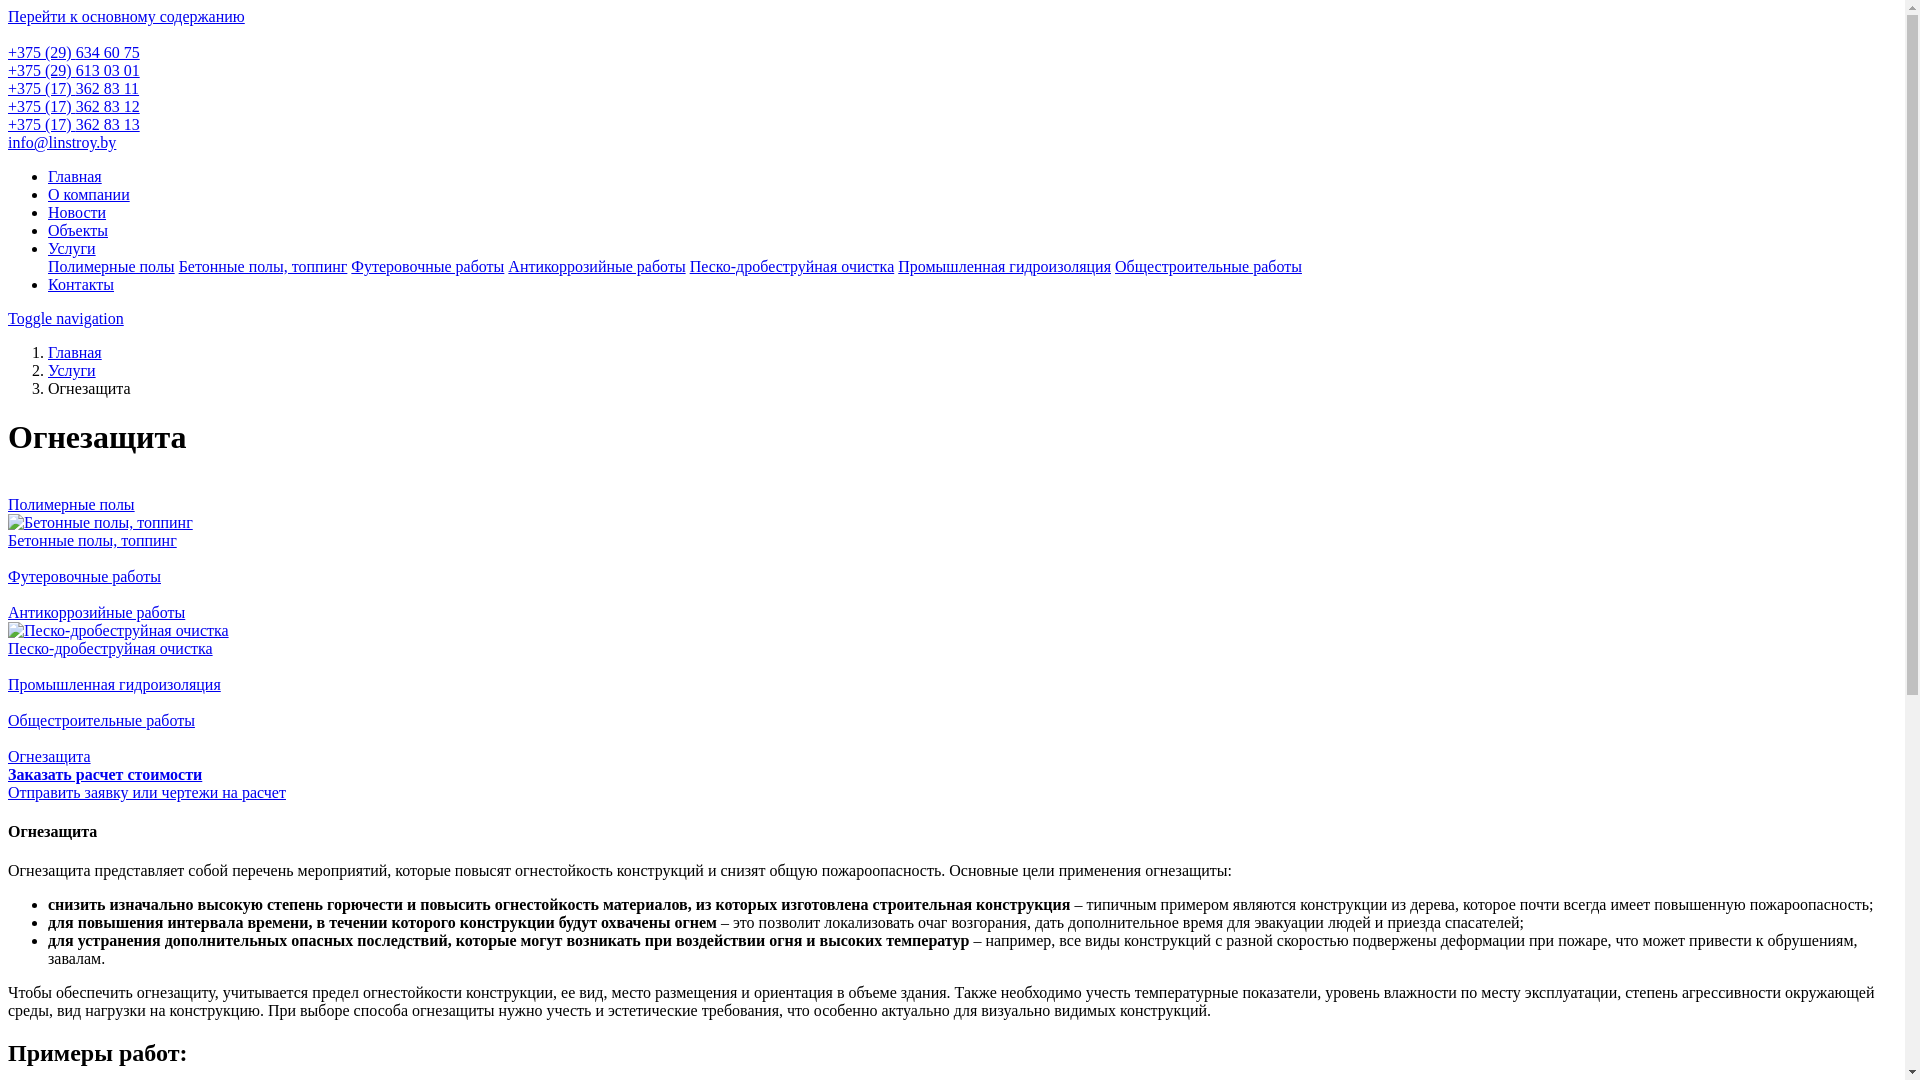 This screenshot has height=1080, width=1920. I want to click on '+375 (17) 362 83 13', so click(73, 124).